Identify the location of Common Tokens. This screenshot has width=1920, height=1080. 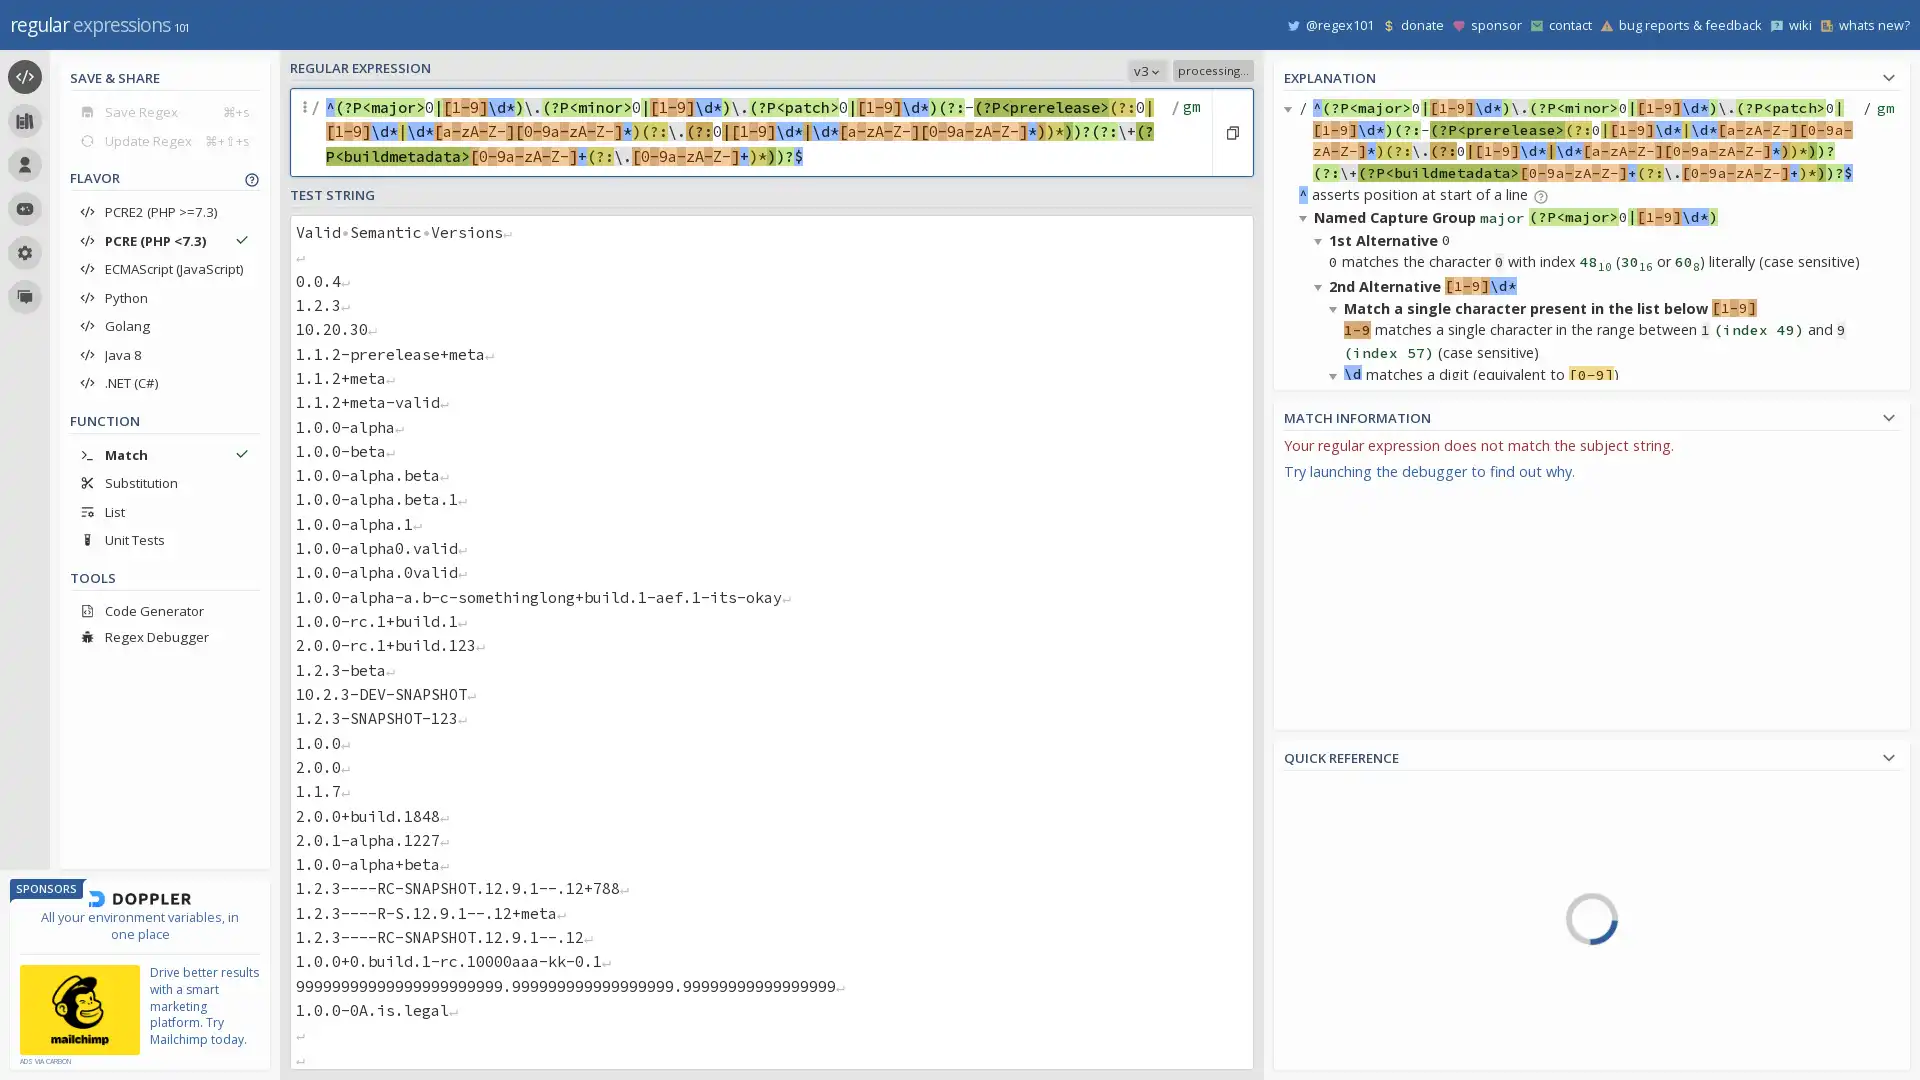
(1377, 857).